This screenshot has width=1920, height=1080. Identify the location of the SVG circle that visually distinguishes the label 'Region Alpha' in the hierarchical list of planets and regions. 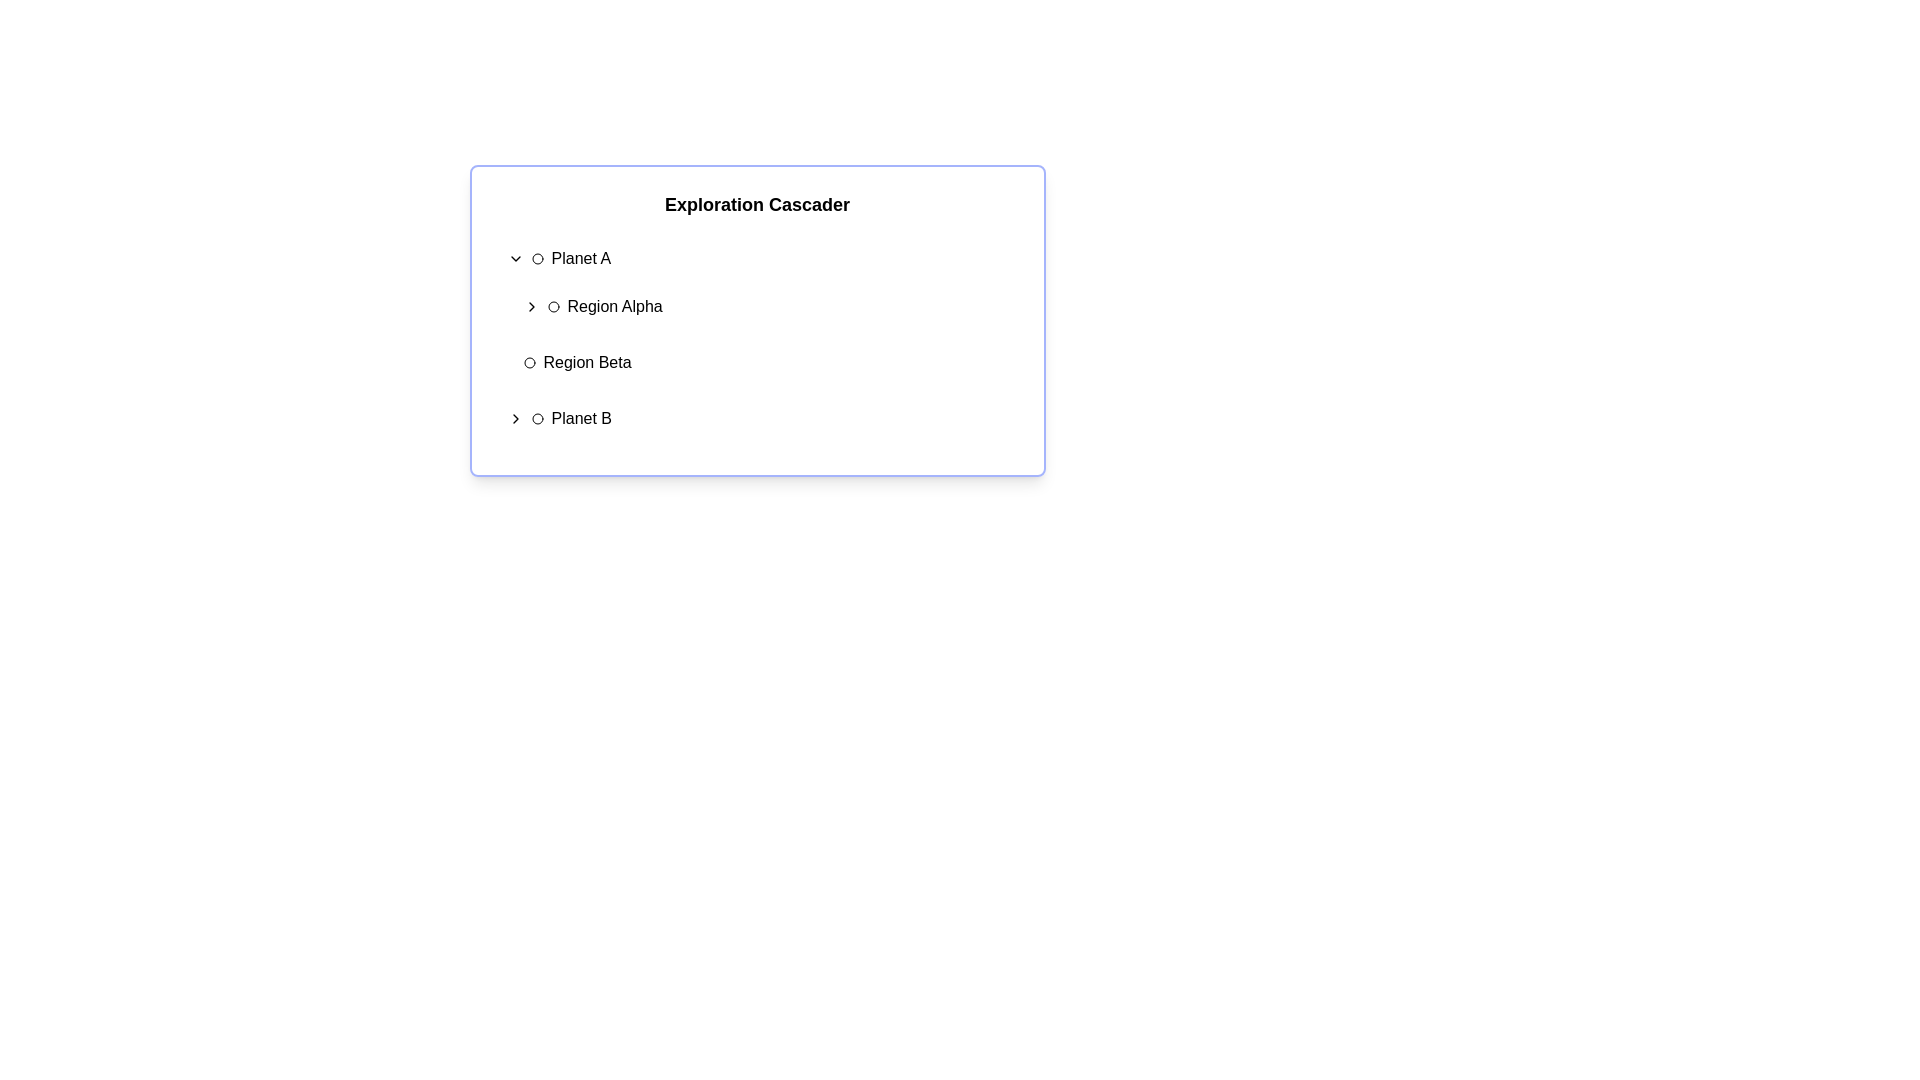
(553, 307).